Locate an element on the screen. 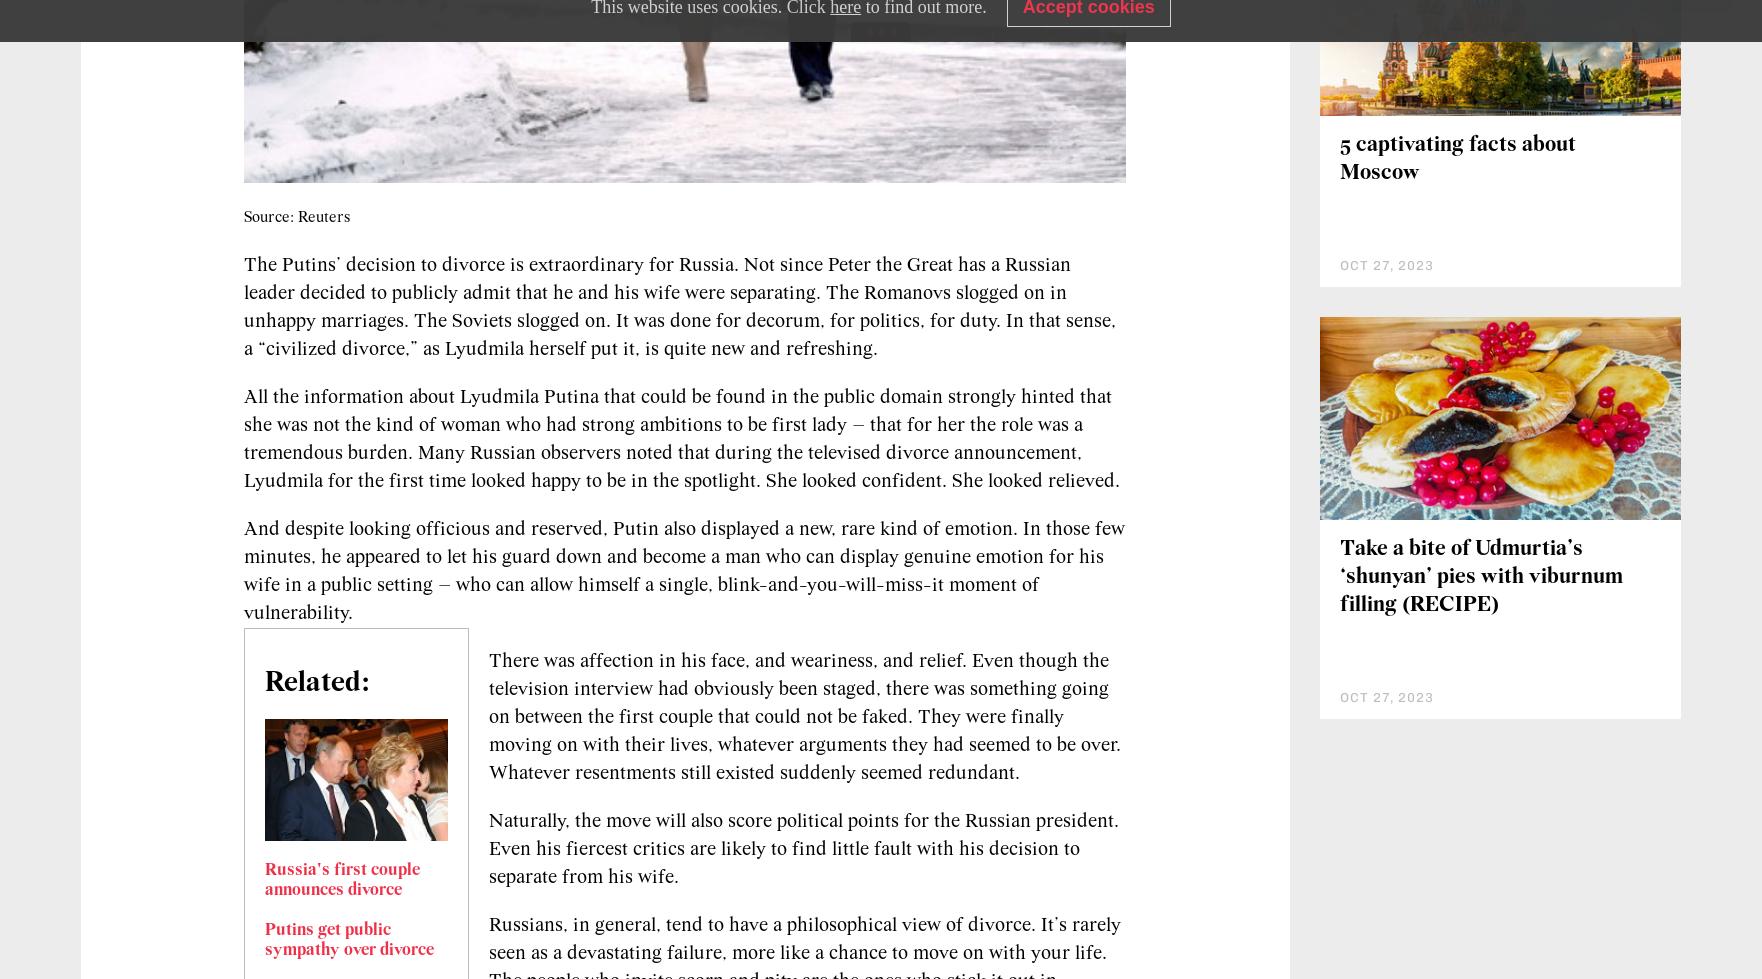 The image size is (1762, 979). 'Putins get public sympathy over divorce' is located at coordinates (265, 938).